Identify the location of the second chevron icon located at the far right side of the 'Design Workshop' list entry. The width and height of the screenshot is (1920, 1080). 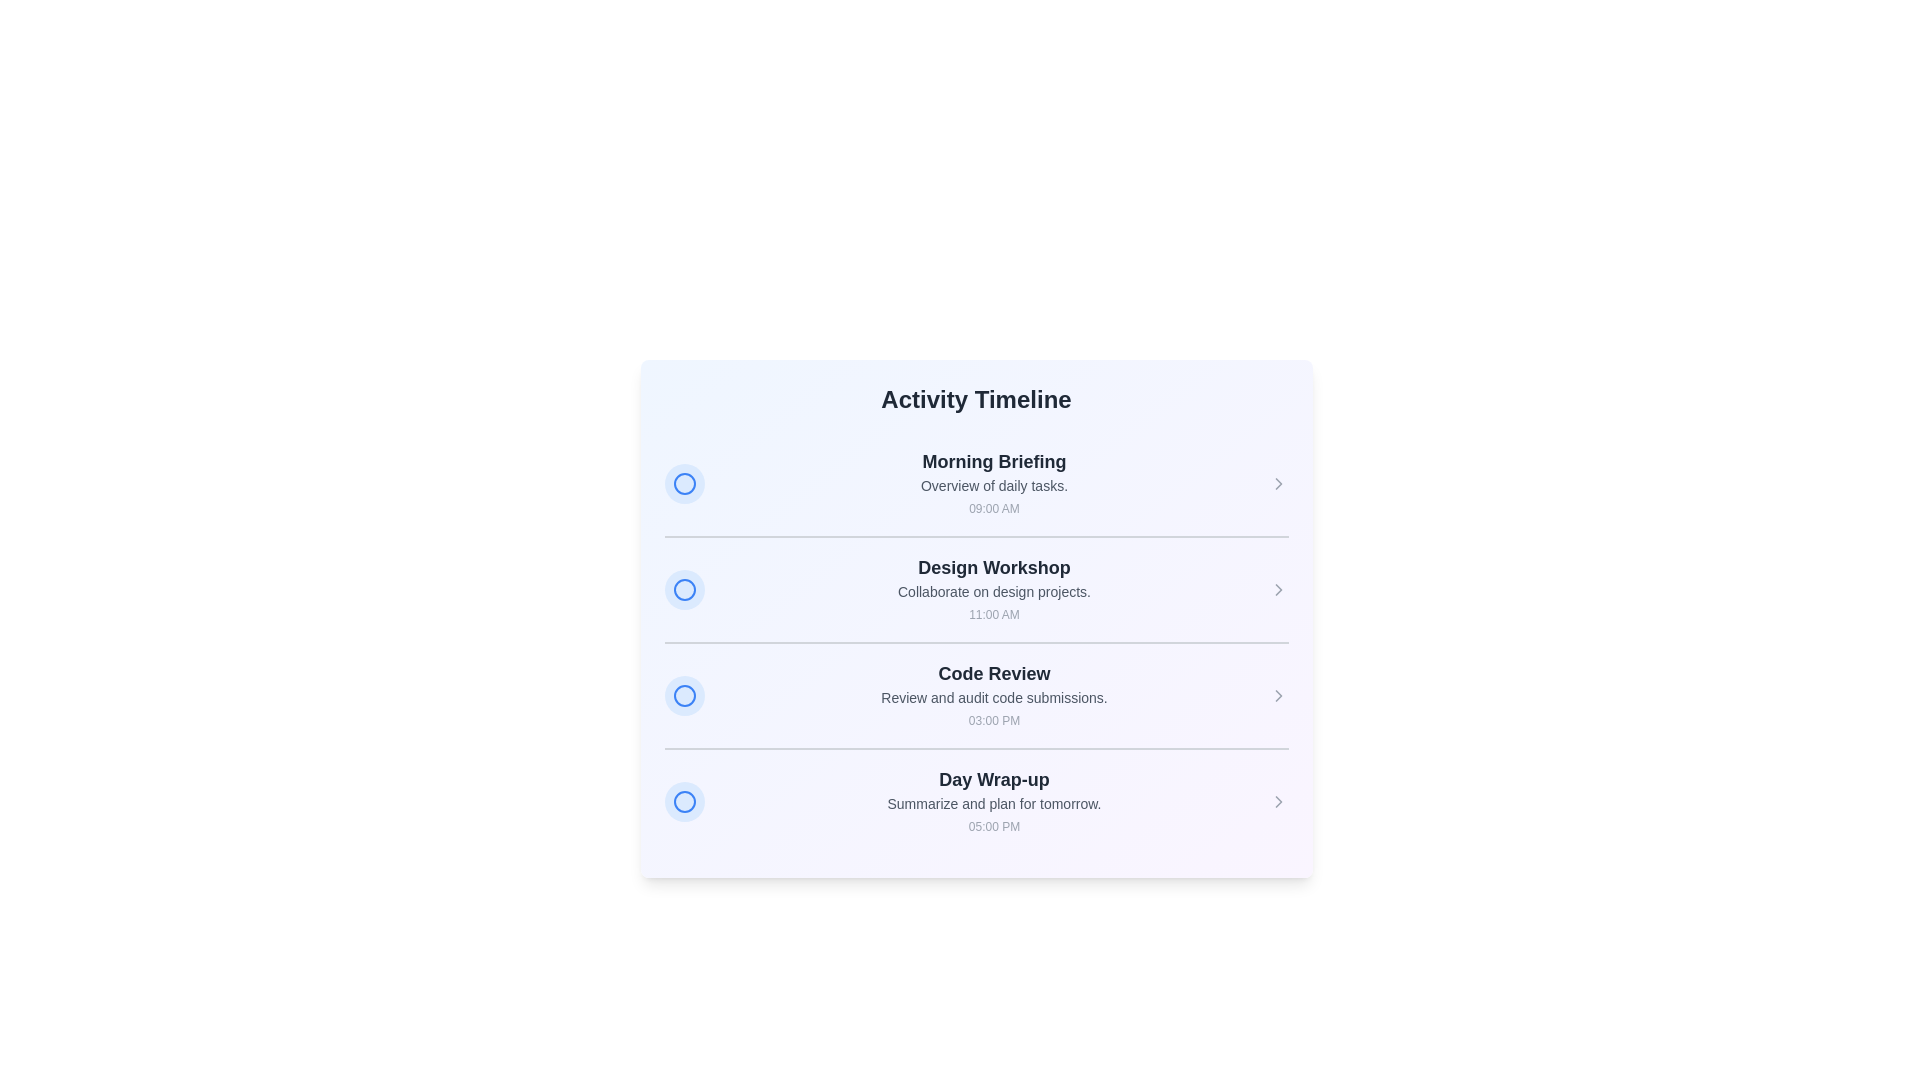
(1277, 589).